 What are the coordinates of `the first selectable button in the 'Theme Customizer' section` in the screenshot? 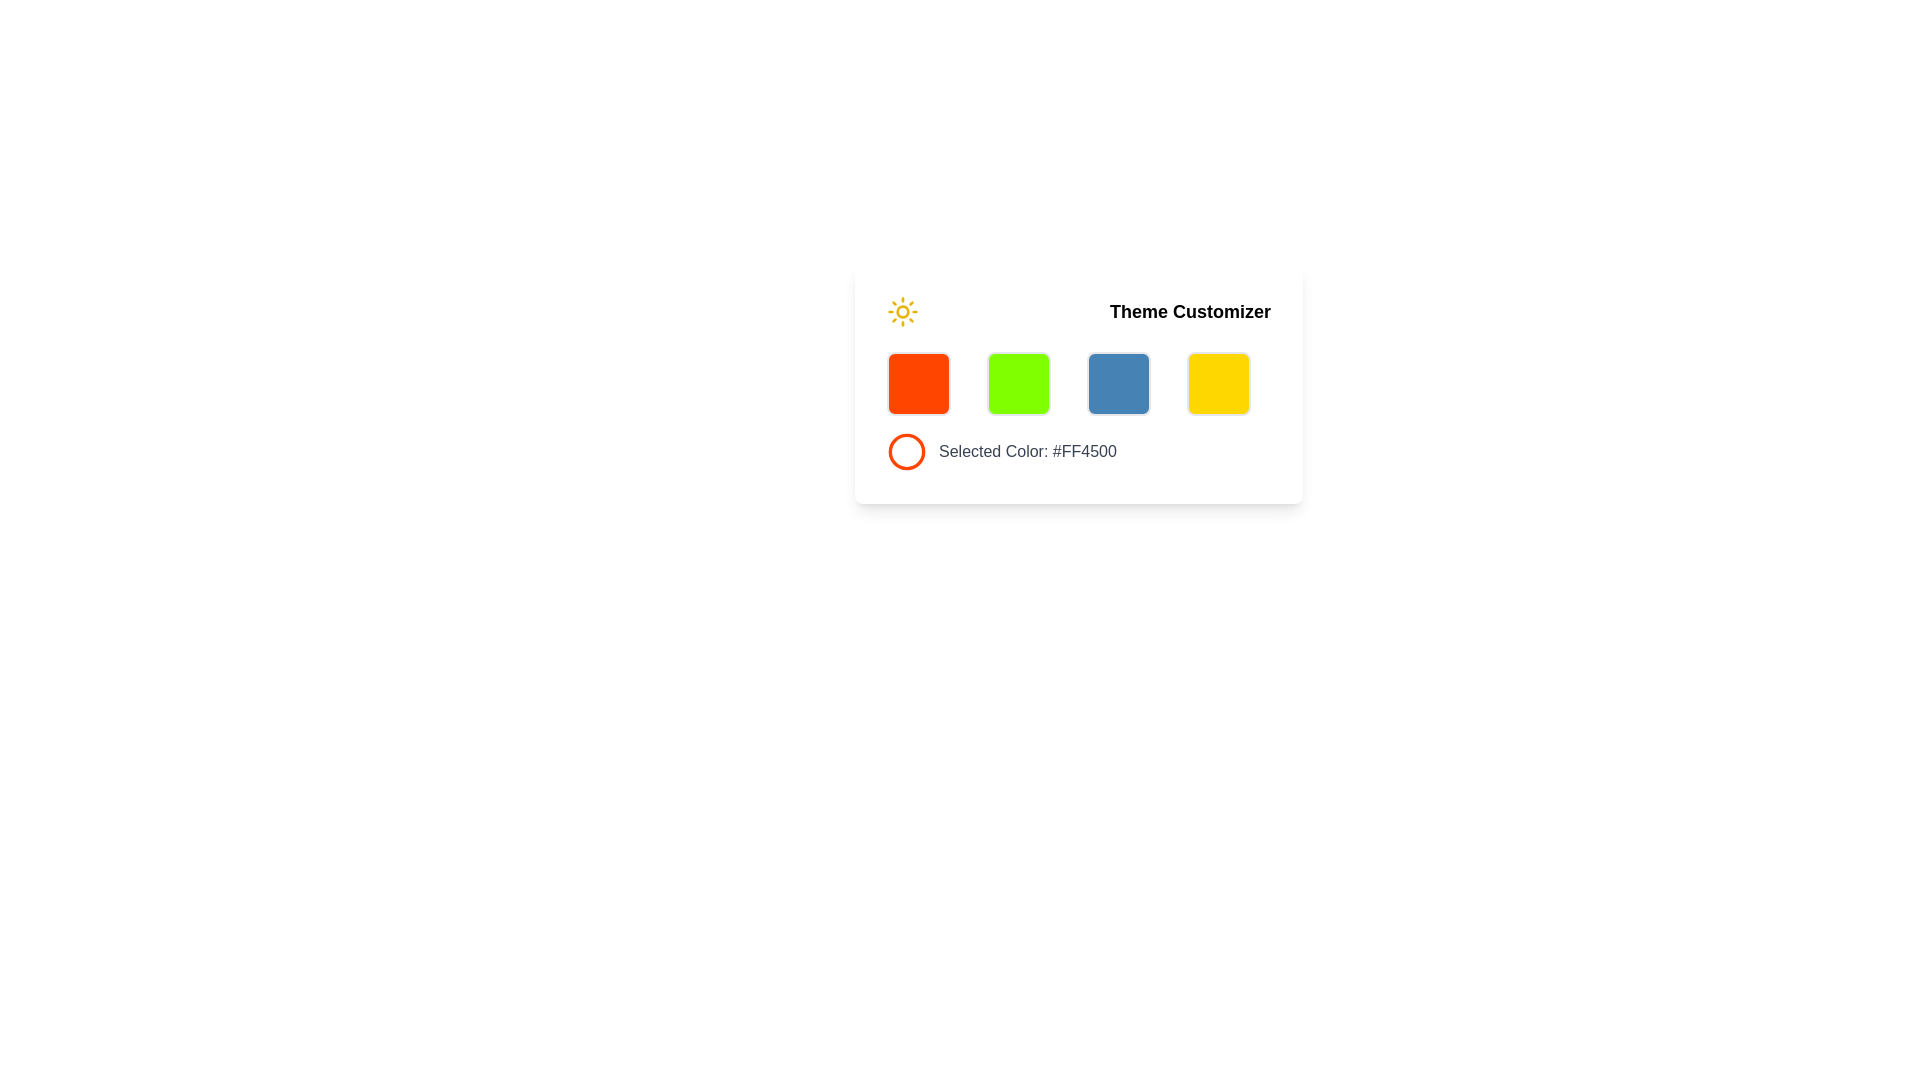 It's located at (917, 384).